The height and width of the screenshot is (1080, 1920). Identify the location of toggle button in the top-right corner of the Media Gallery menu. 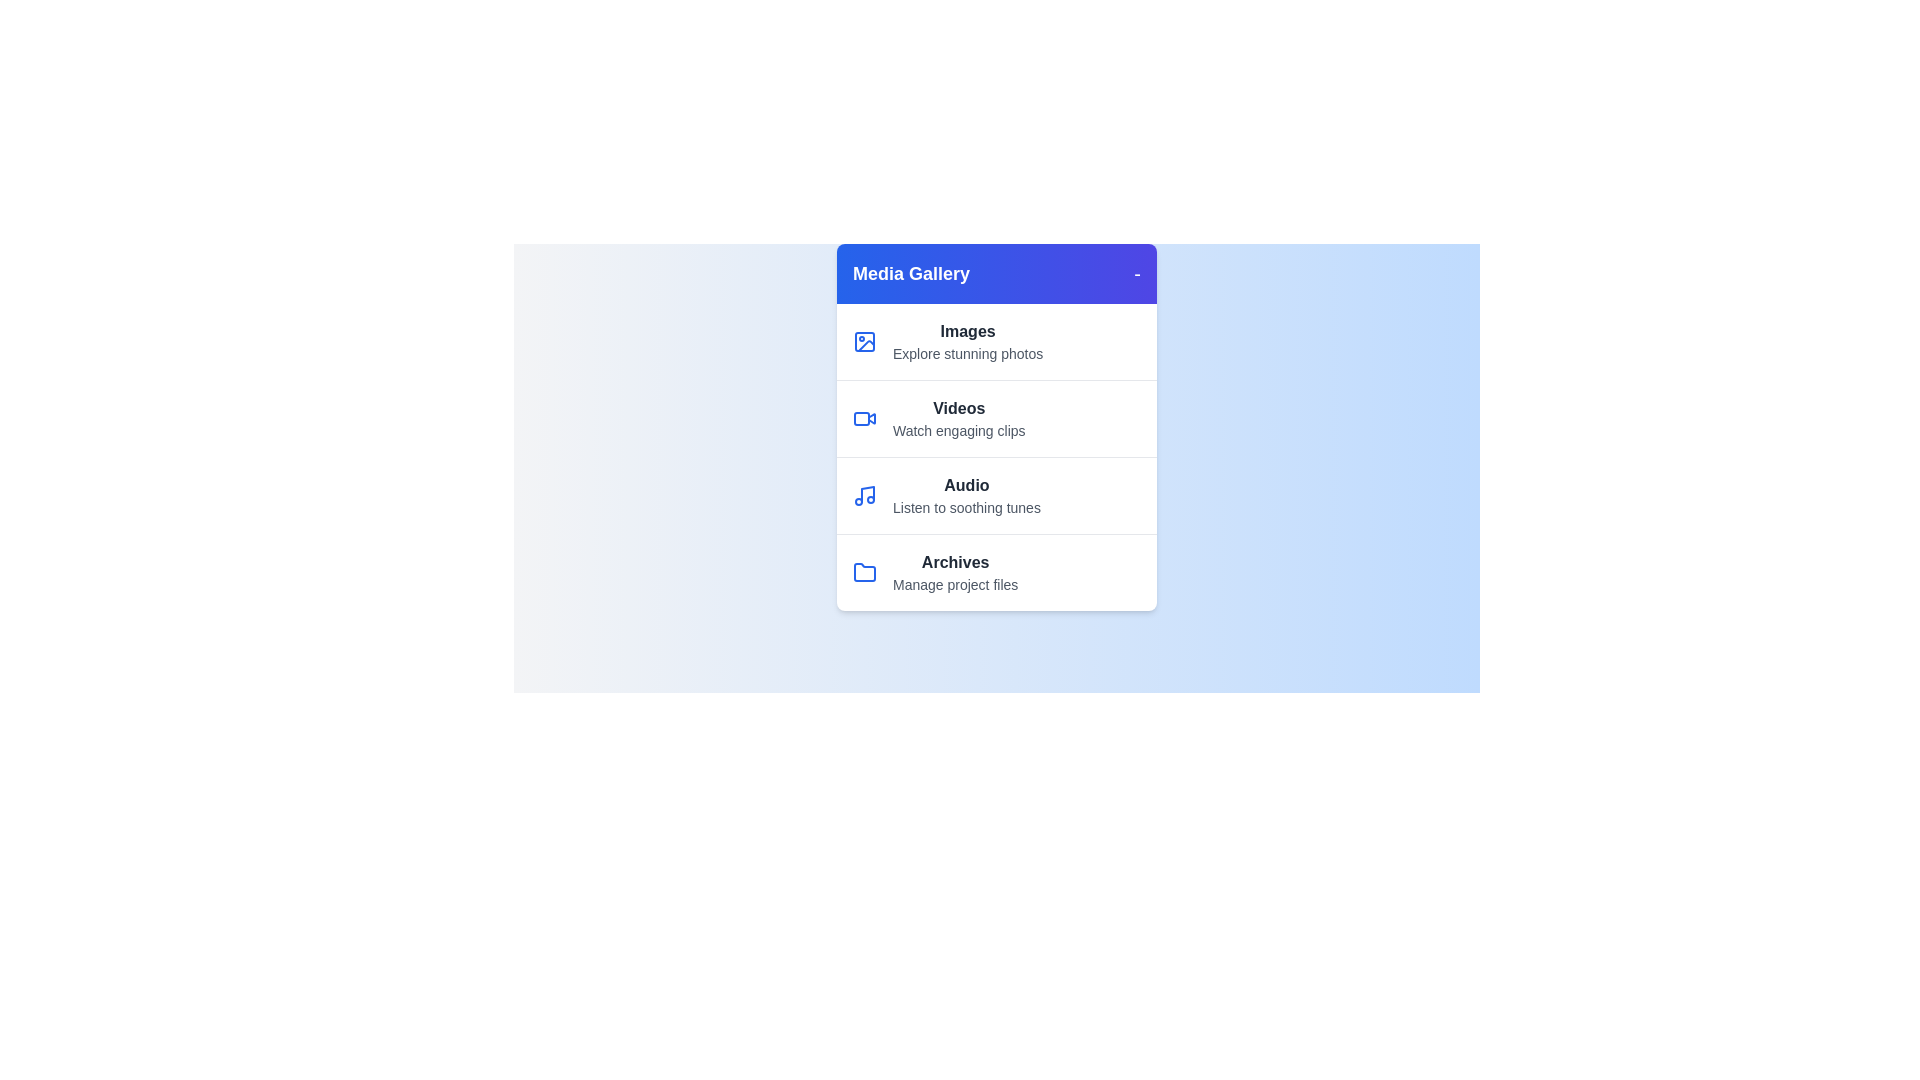
(1137, 273).